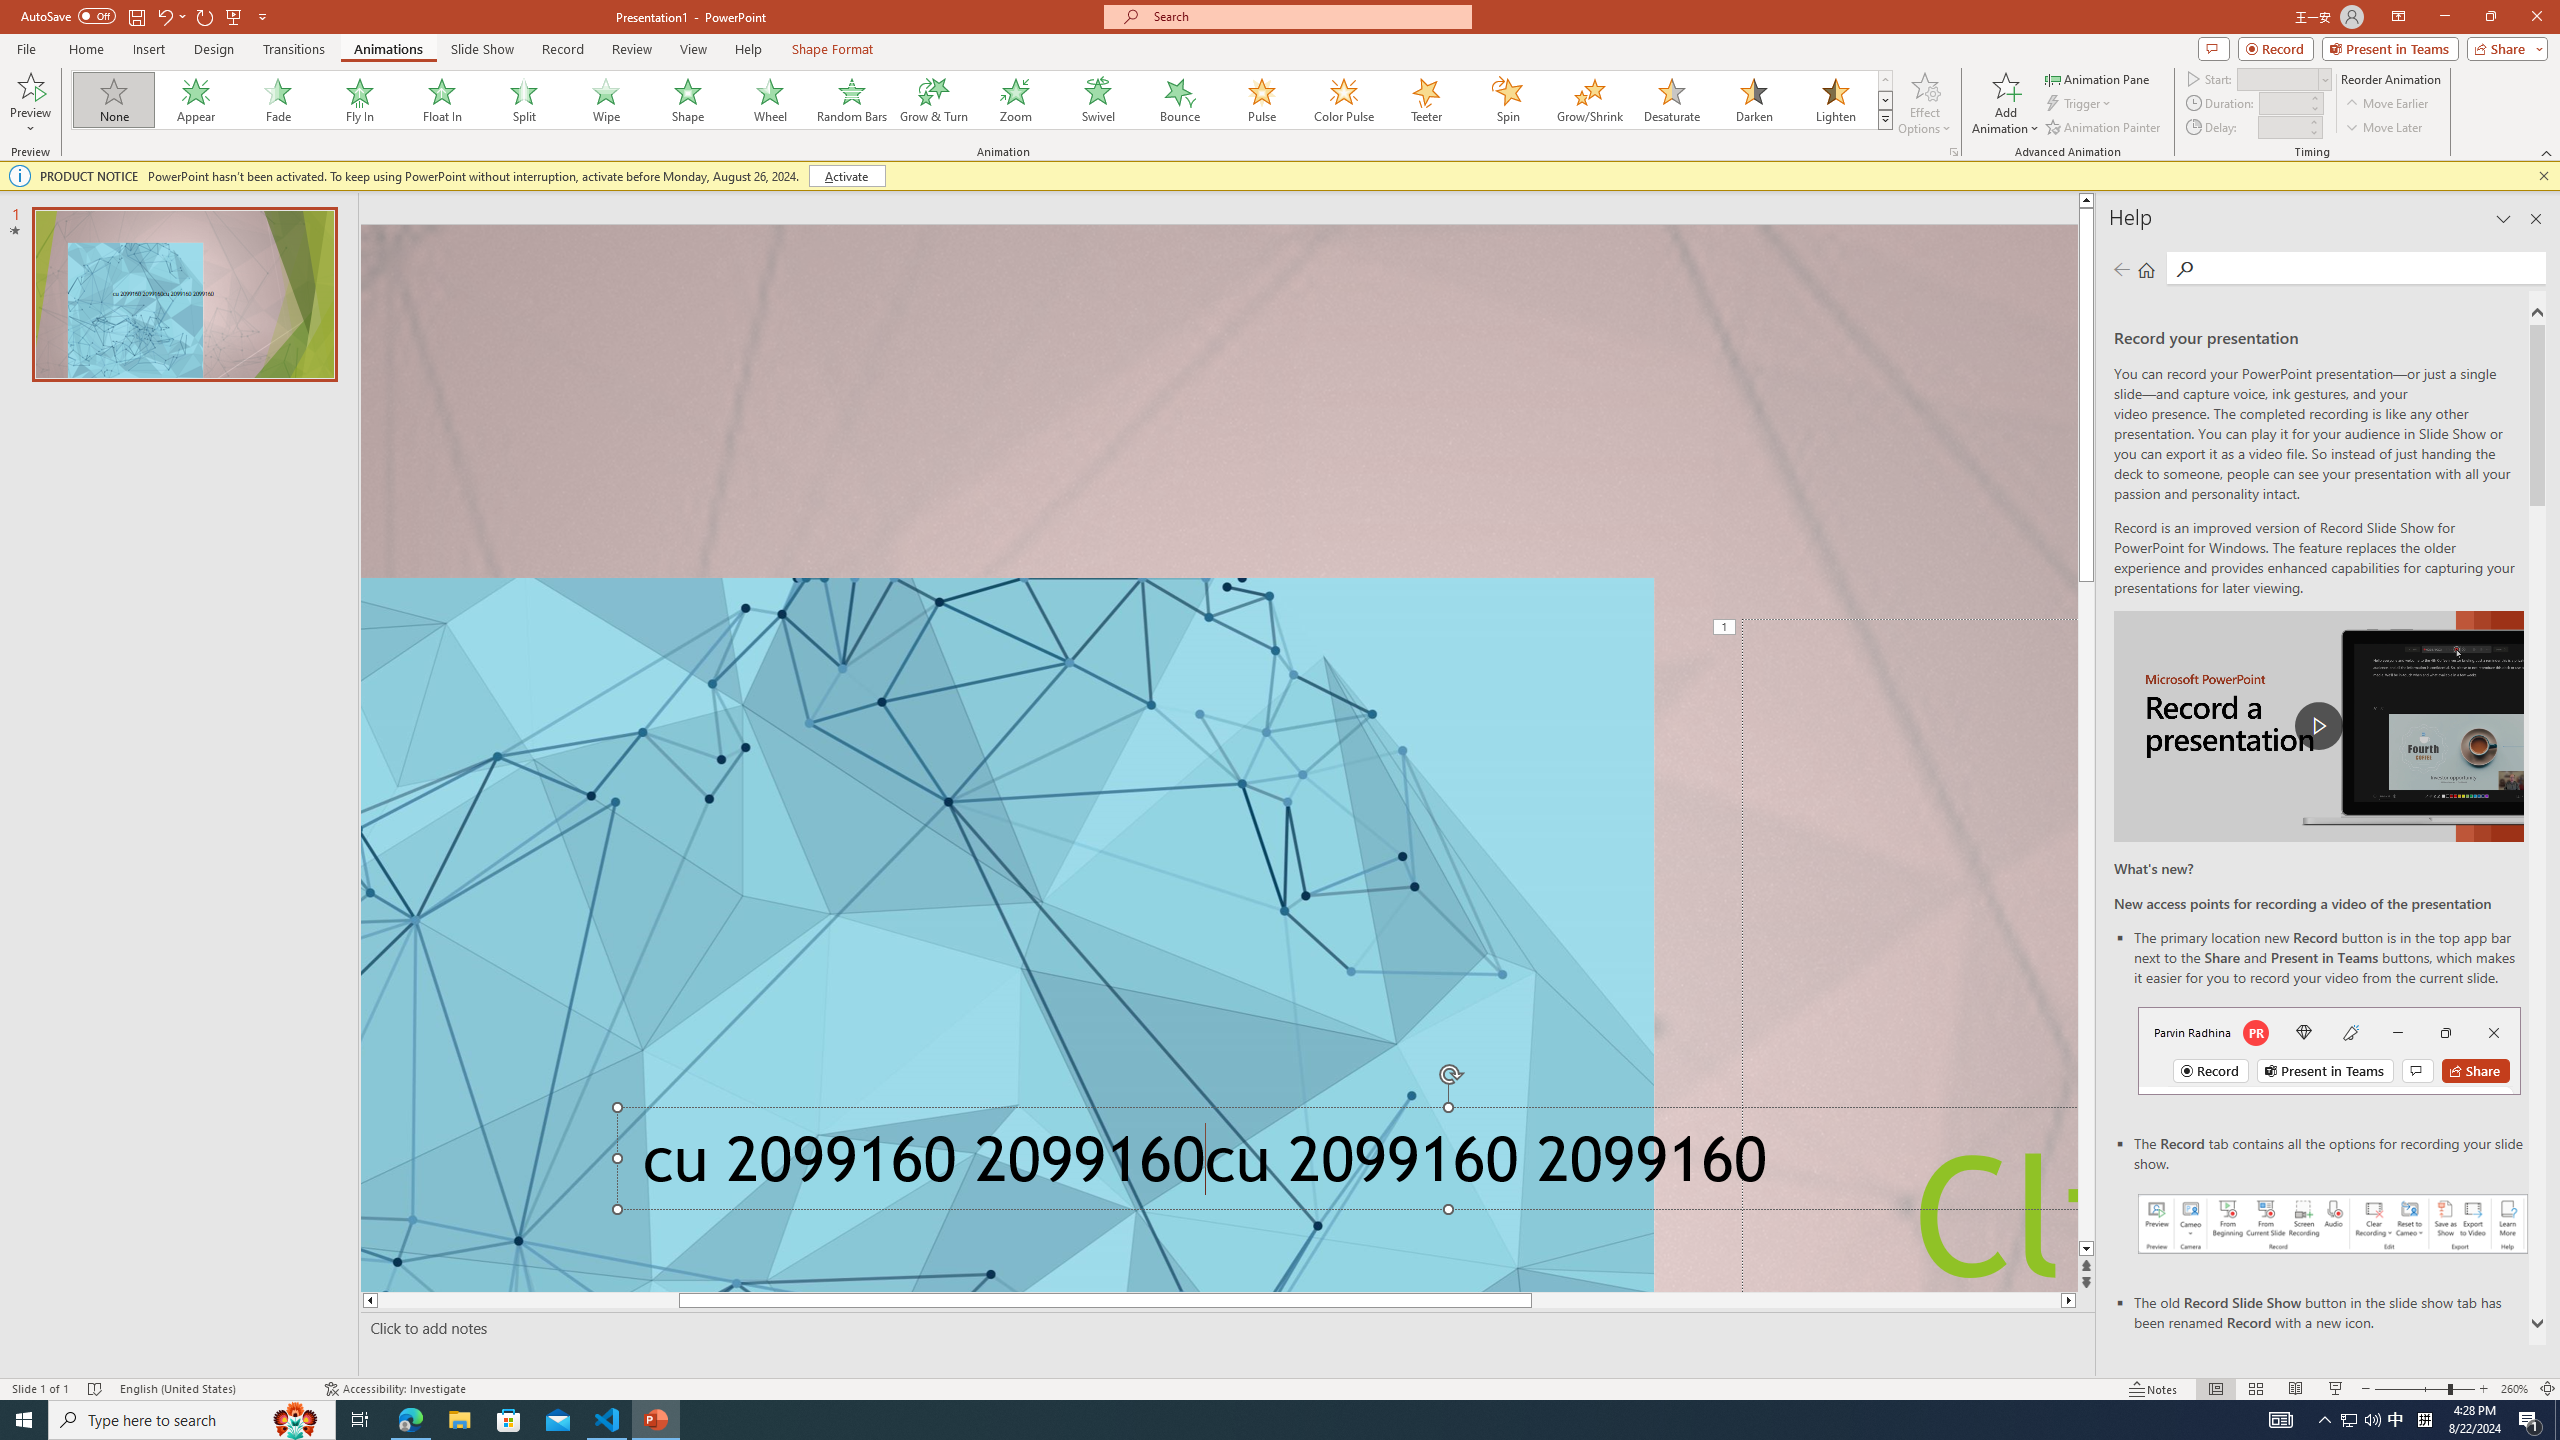 The image size is (2560, 1440). What do you see at coordinates (2079, 103) in the screenshot?
I see `'Trigger'` at bounding box center [2079, 103].